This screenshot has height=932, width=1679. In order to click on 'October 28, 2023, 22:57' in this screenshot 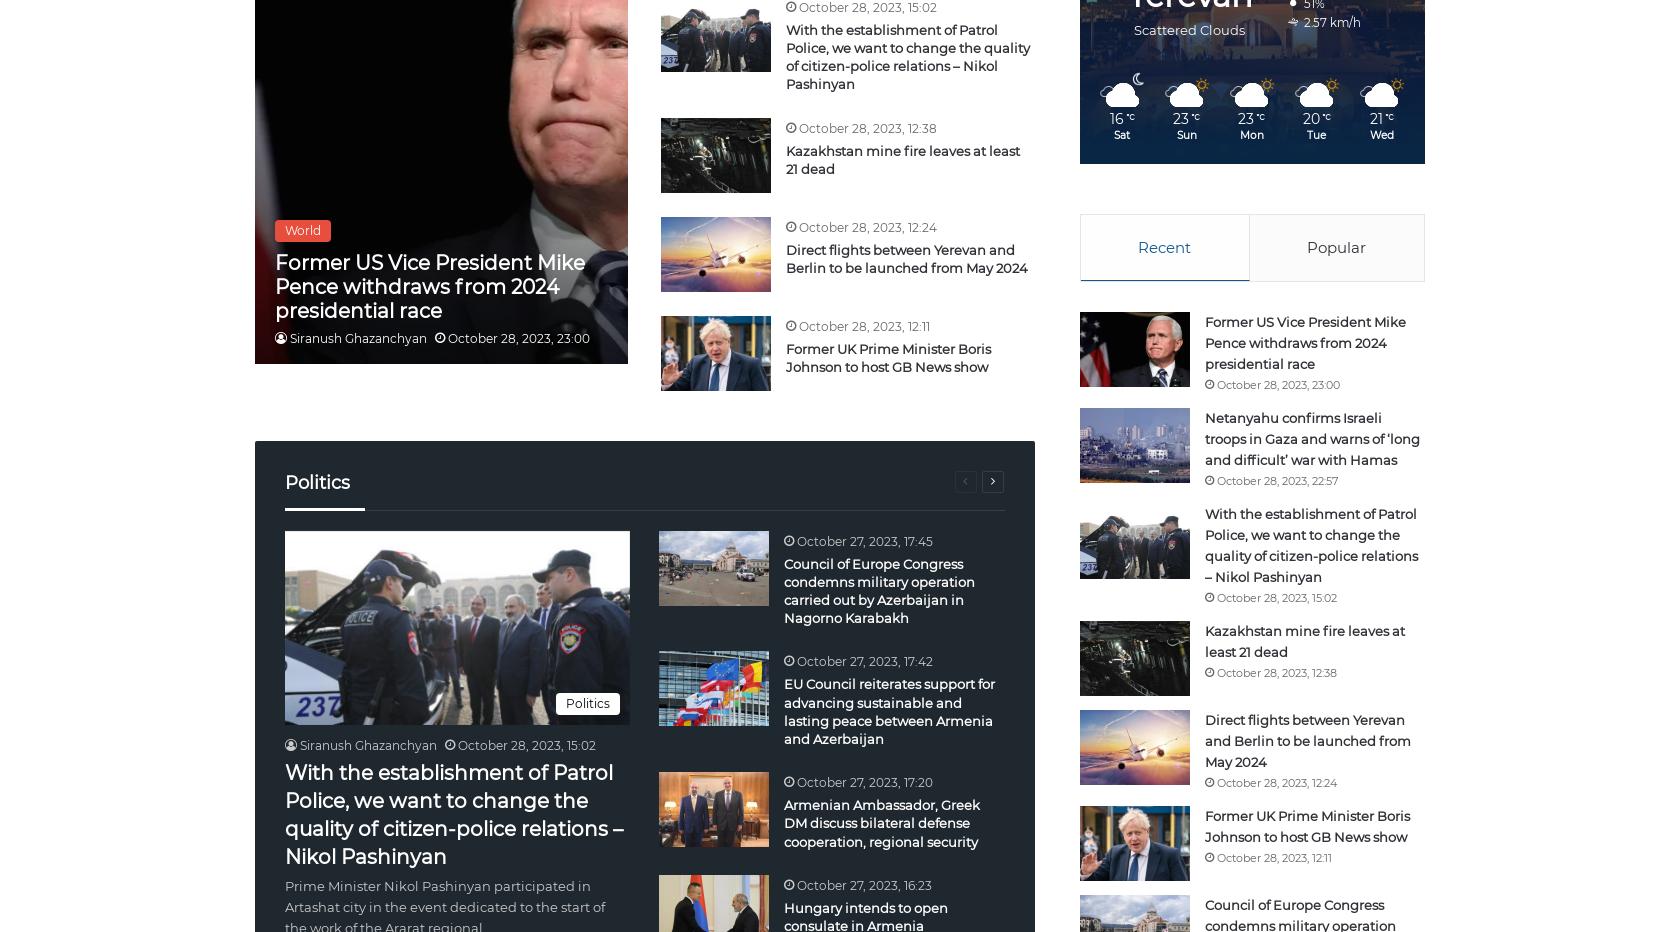, I will do `click(1275, 478)`.